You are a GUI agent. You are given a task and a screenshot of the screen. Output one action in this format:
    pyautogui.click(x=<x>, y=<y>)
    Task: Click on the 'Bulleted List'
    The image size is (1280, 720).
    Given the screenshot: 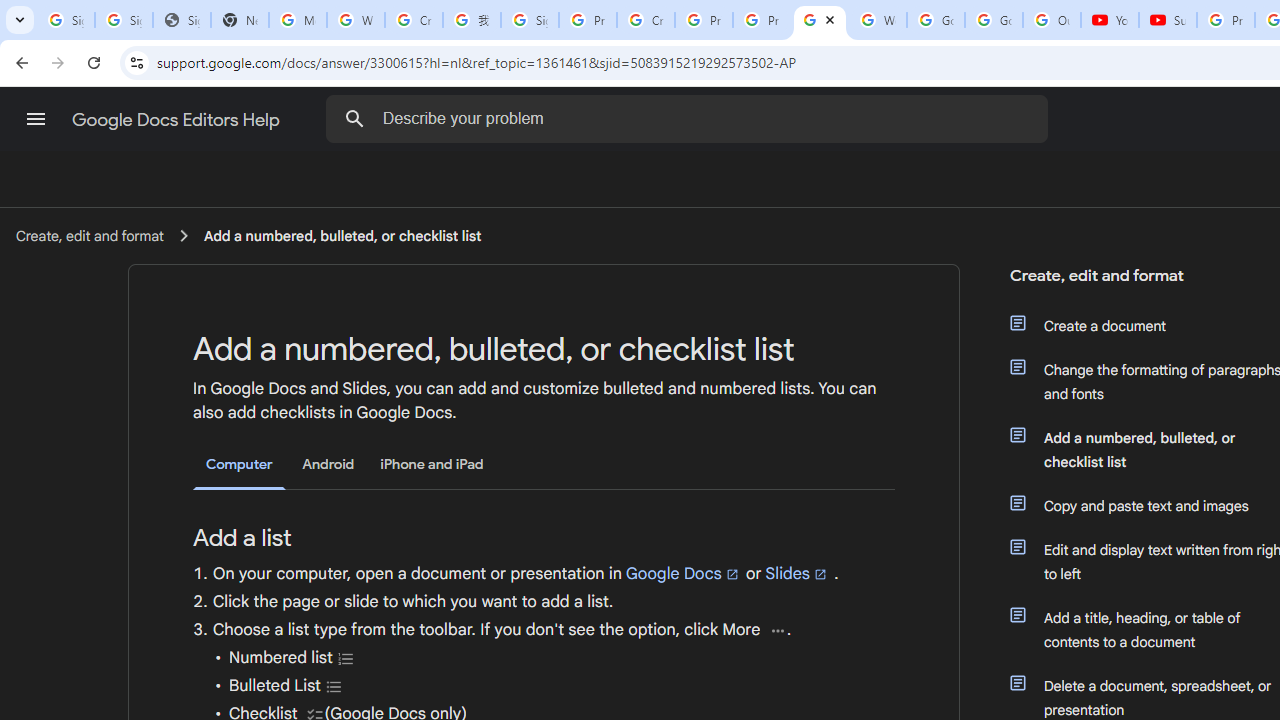 What is the action you would take?
    pyautogui.click(x=334, y=685)
    